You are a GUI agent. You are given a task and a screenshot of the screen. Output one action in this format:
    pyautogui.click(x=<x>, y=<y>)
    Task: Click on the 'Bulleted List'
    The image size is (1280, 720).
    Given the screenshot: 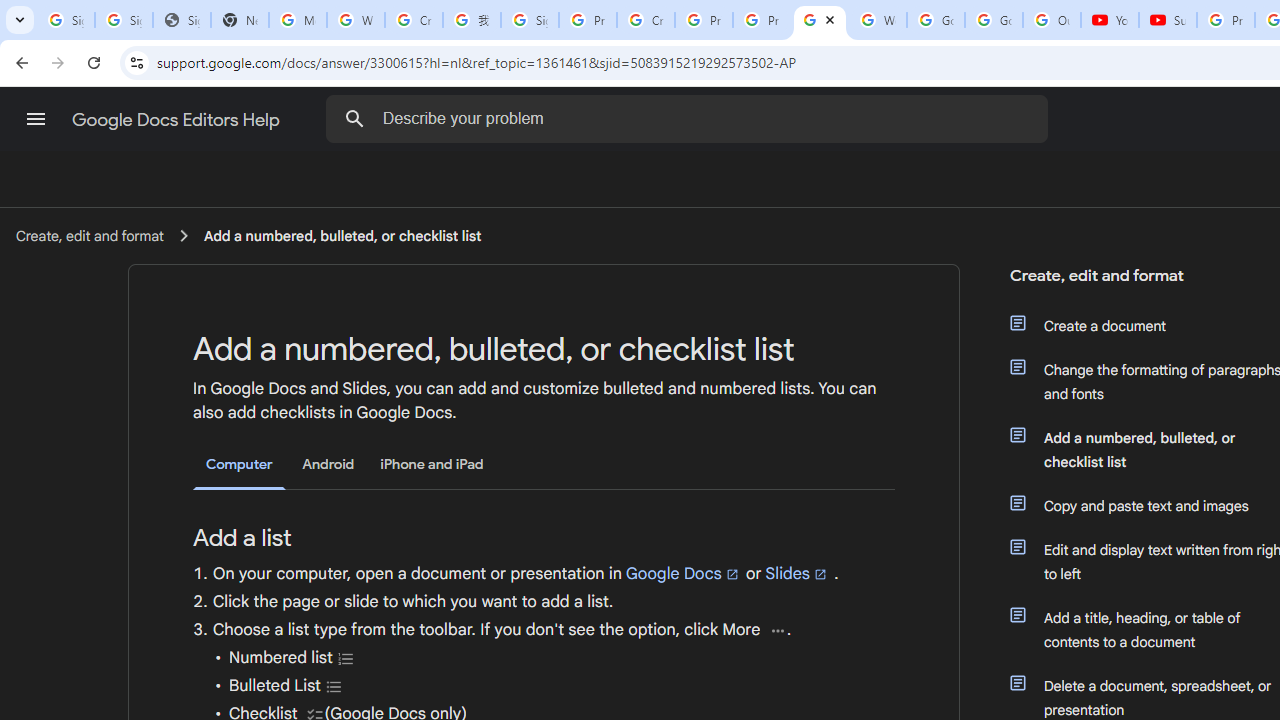 What is the action you would take?
    pyautogui.click(x=334, y=685)
    